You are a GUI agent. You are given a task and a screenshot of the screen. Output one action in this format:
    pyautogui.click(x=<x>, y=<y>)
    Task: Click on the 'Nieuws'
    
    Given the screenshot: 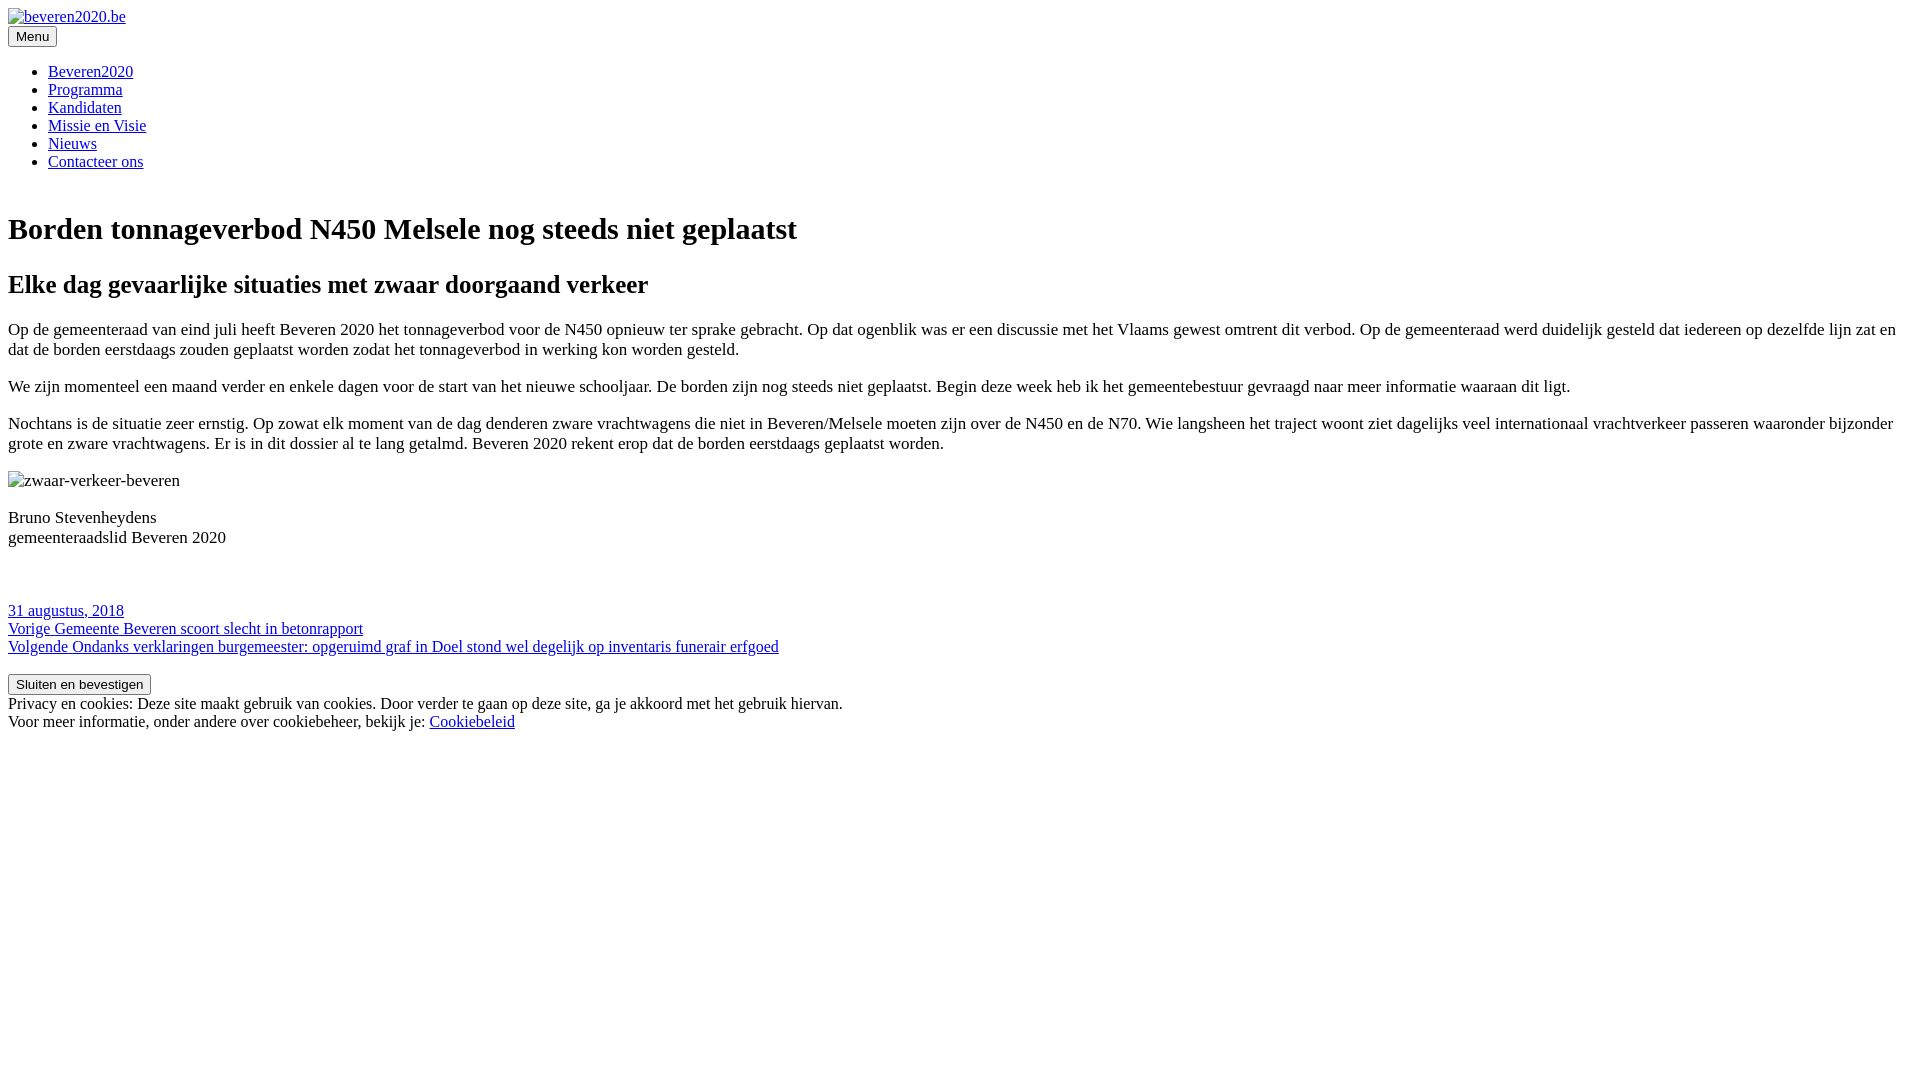 What is the action you would take?
    pyautogui.click(x=72, y=142)
    